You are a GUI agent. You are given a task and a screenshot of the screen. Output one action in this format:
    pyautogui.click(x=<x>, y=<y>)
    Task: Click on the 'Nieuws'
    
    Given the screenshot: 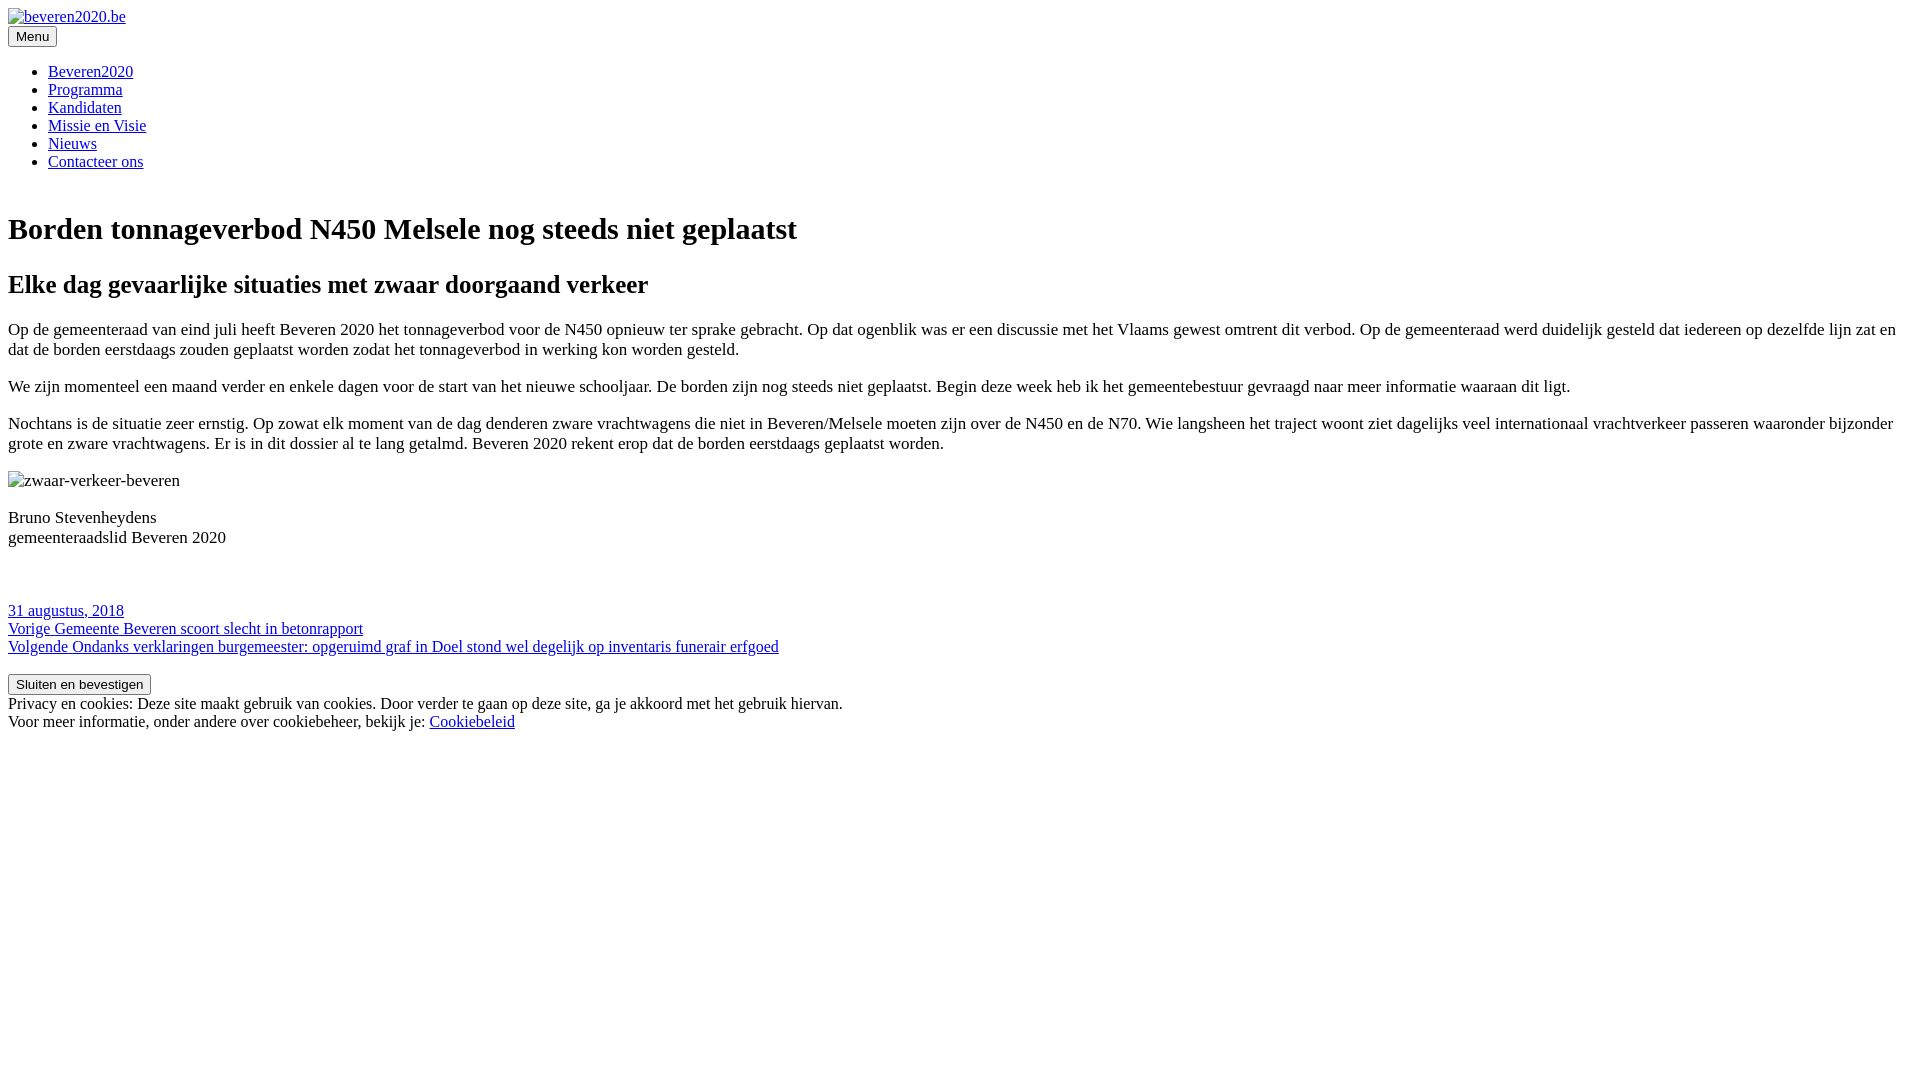 What is the action you would take?
    pyautogui.click(x=72, y=142)
    